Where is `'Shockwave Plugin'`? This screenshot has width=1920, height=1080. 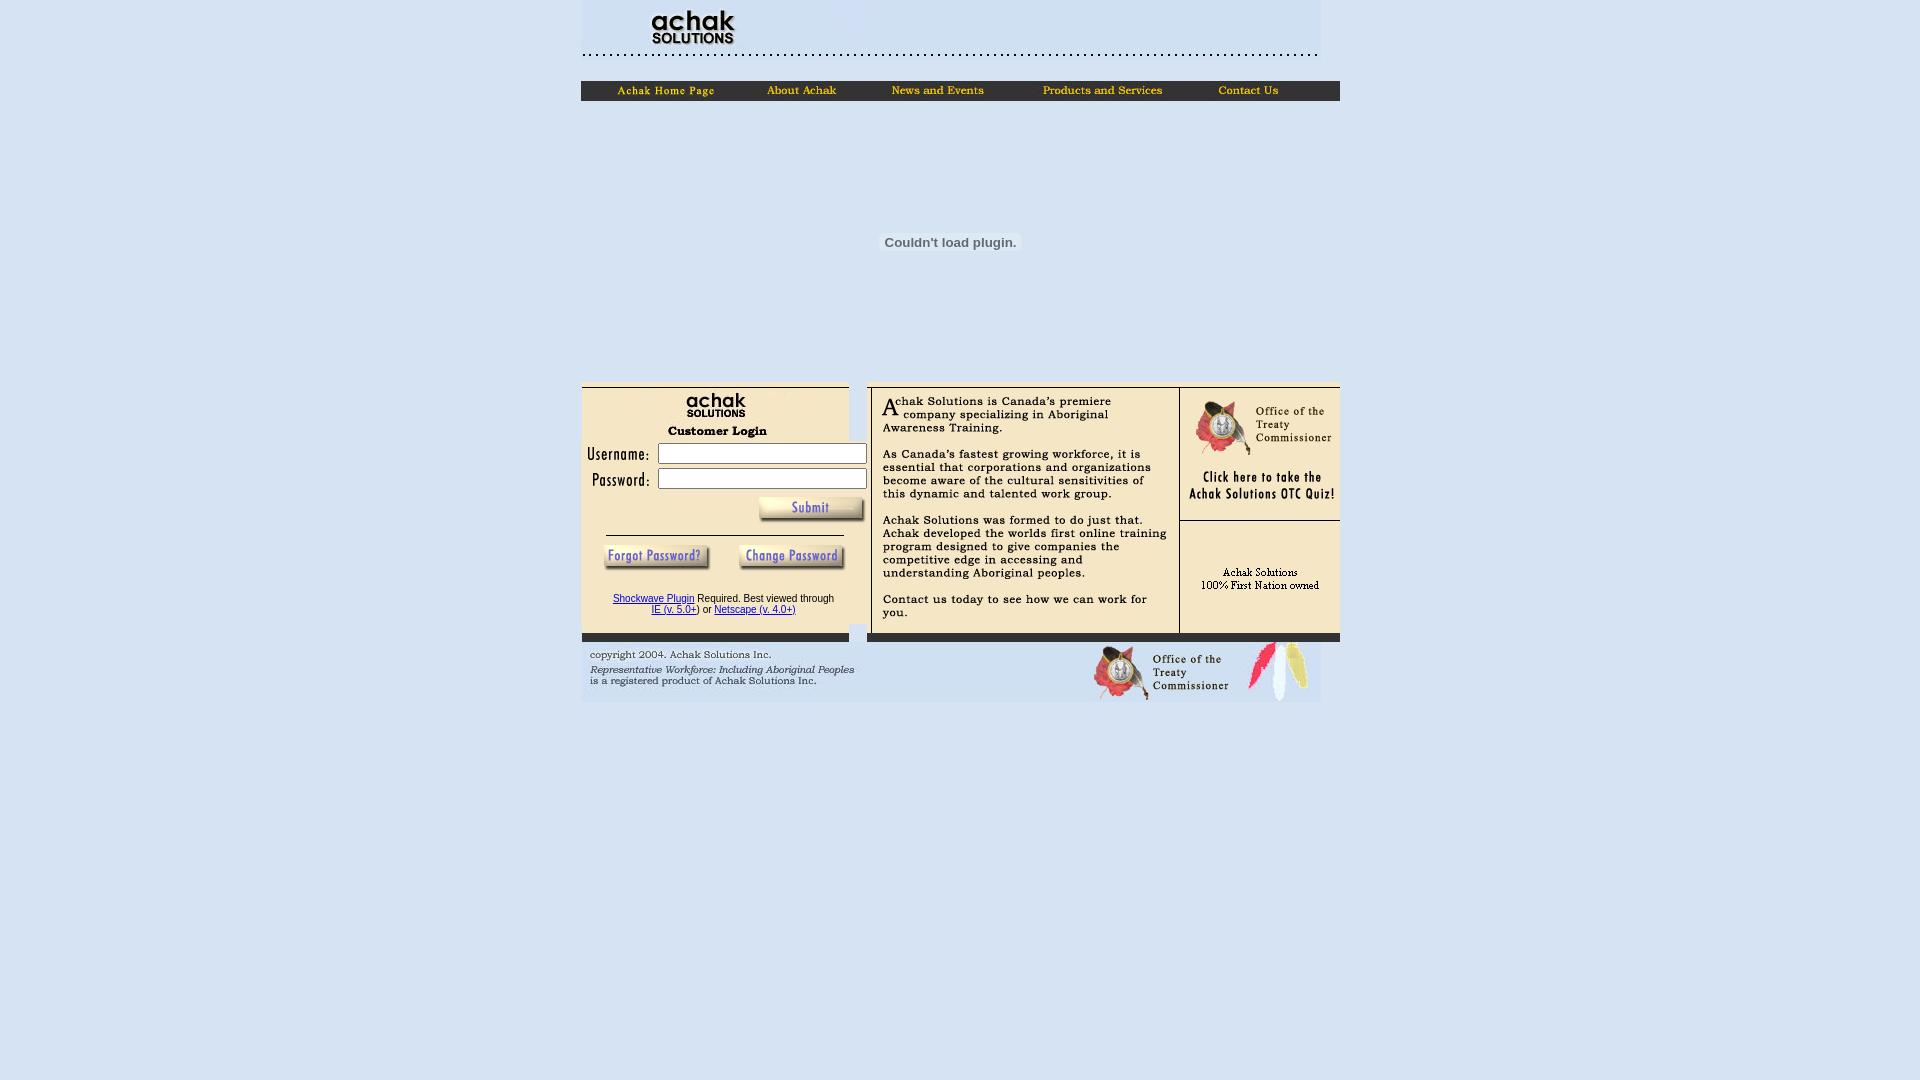
'Shockwave Plugin' is located at coordinates (653, 597).